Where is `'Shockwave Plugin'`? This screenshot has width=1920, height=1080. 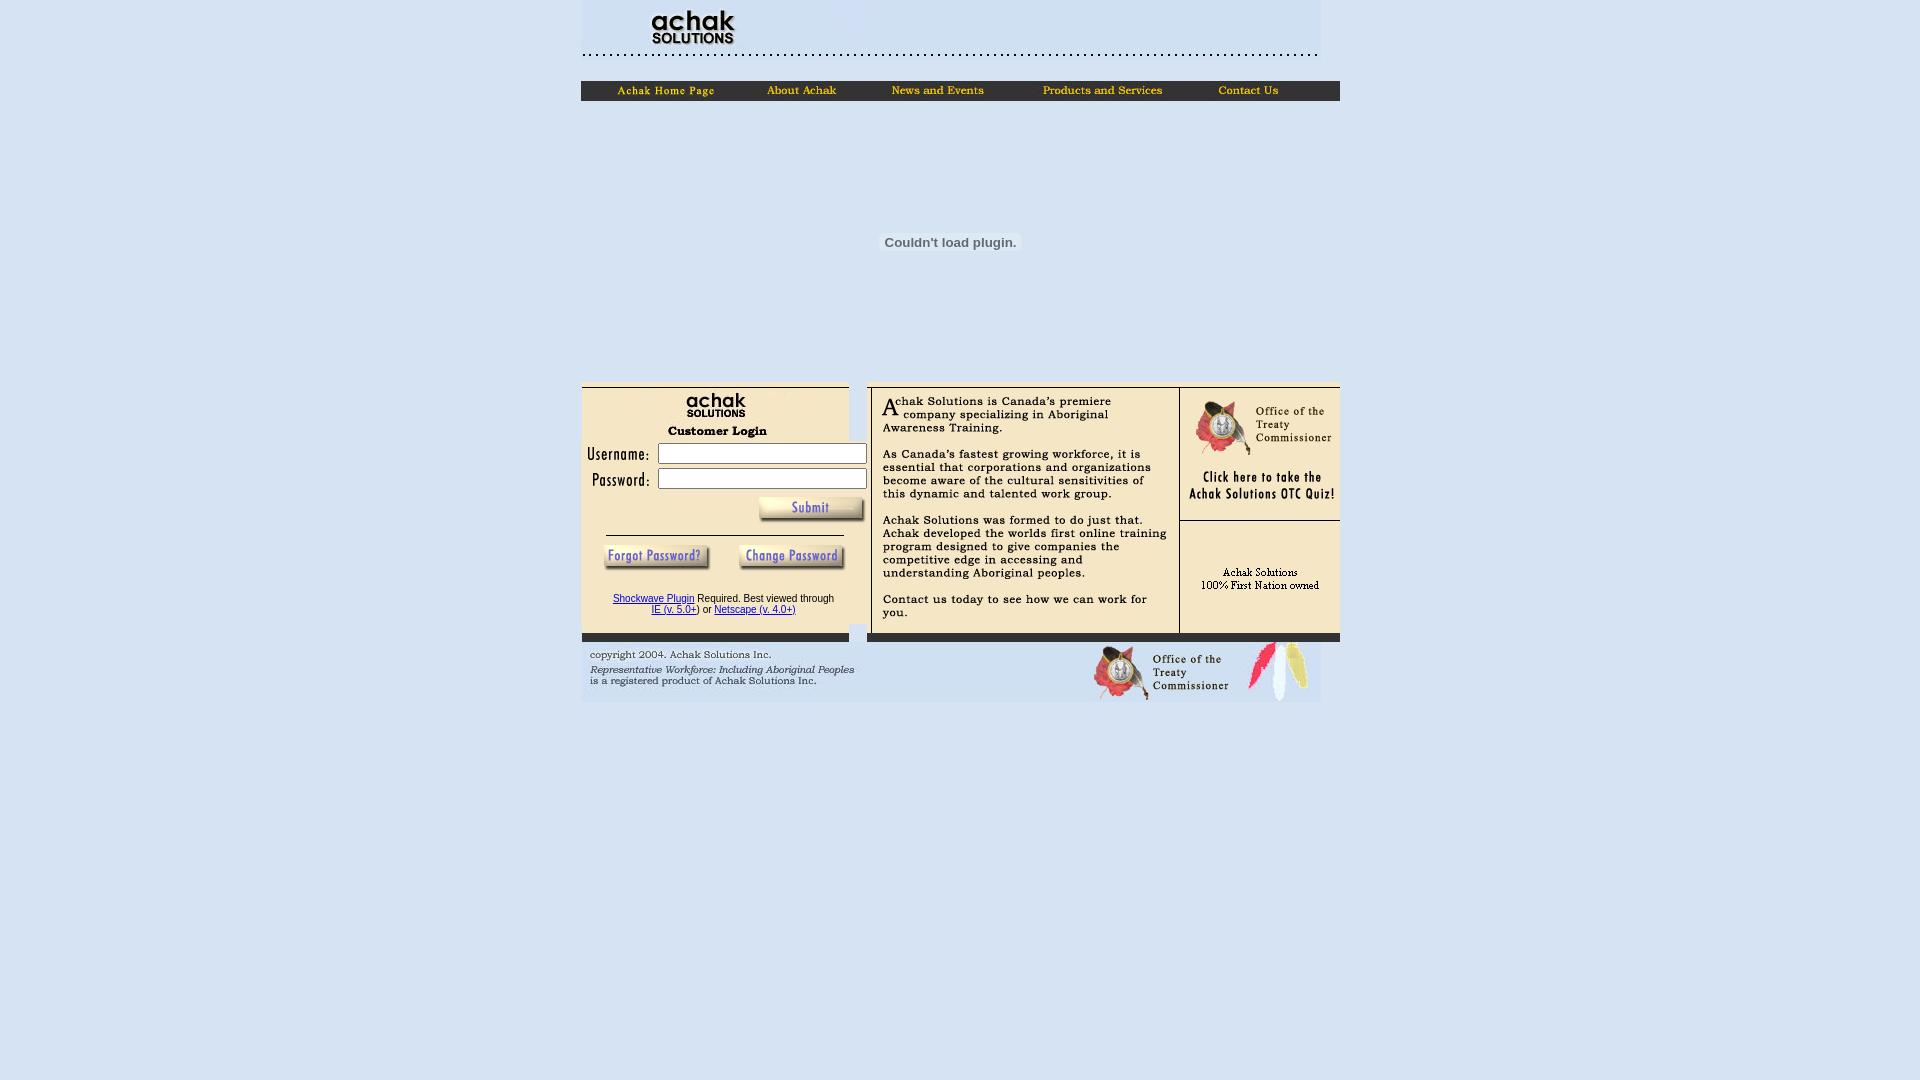
'Shockwave Plugin' is located at coordinates (653, 597).